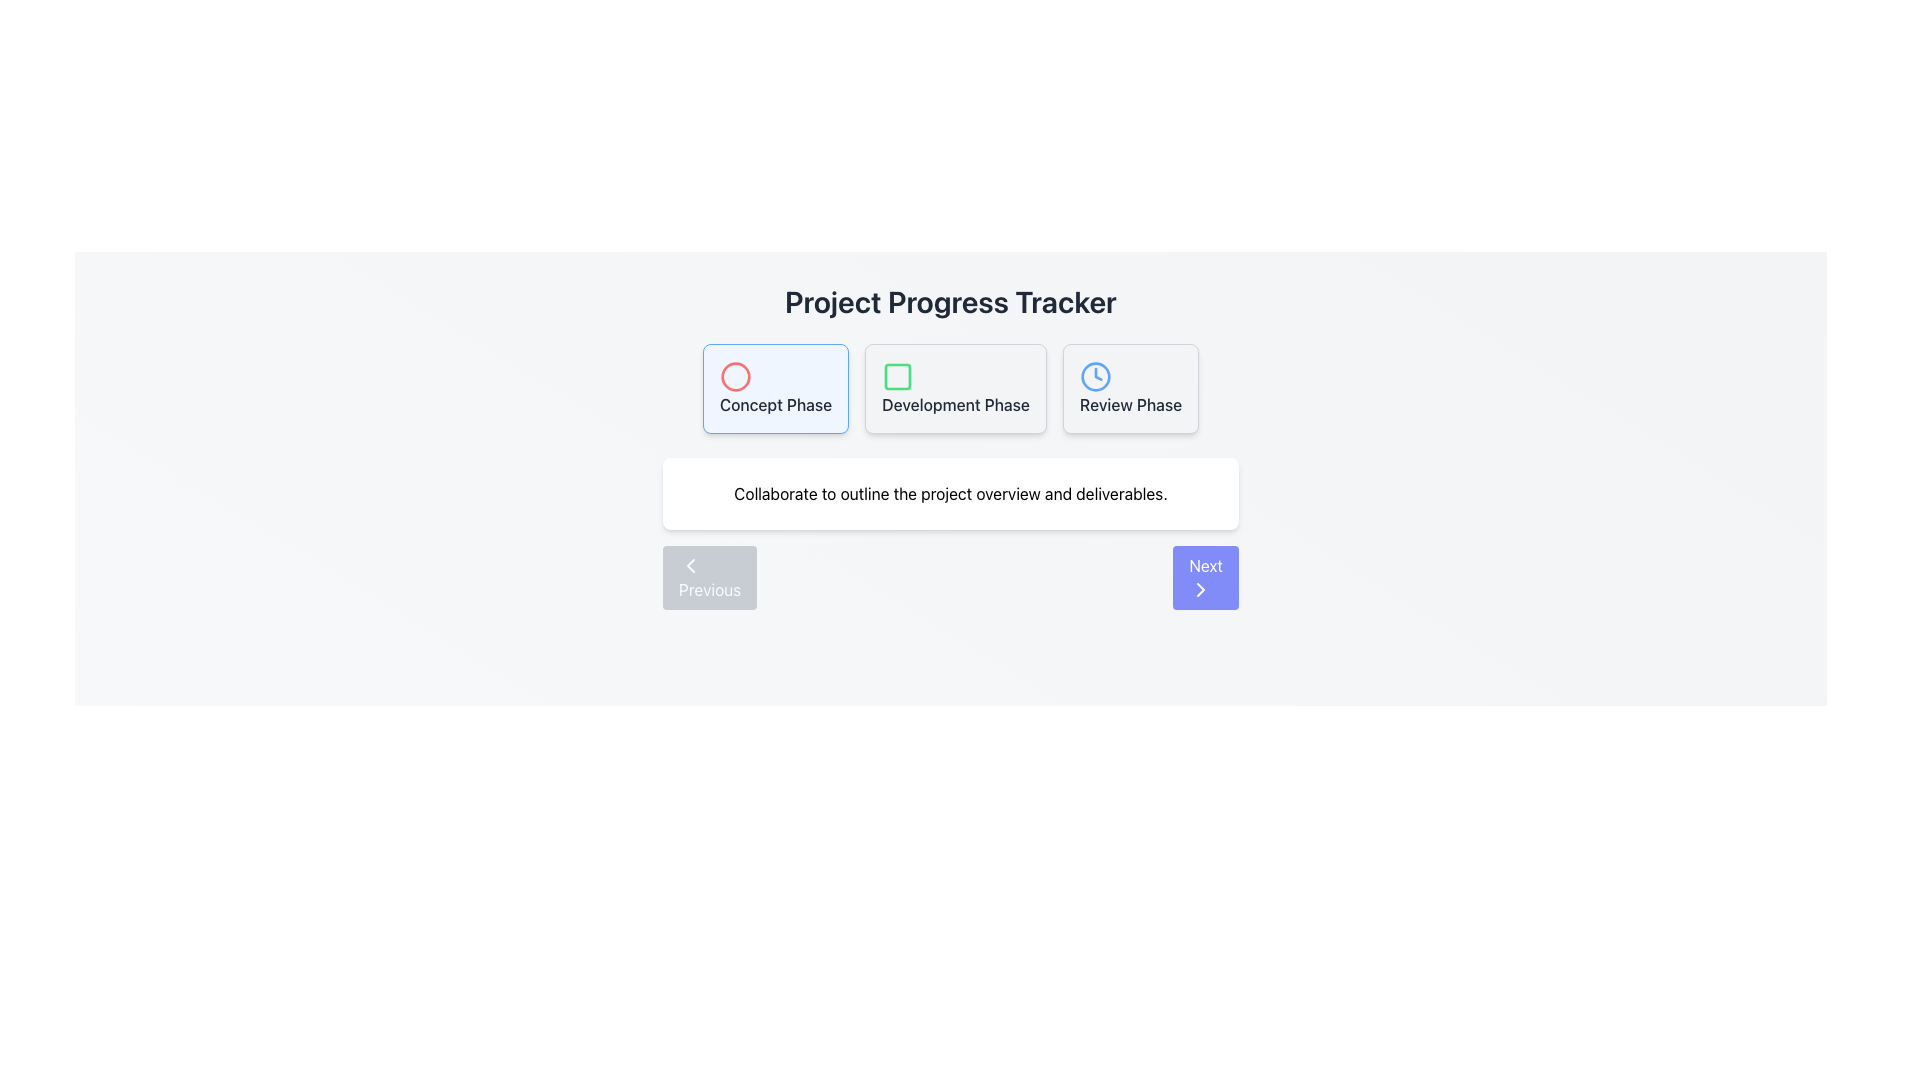  Describe the element at coordinates (1094, 377) in the screenshot. I see `the clock icon located within the 'Review Phase' card, which is the rightmost card in the 'Project Progress Tracker' section` at that location.